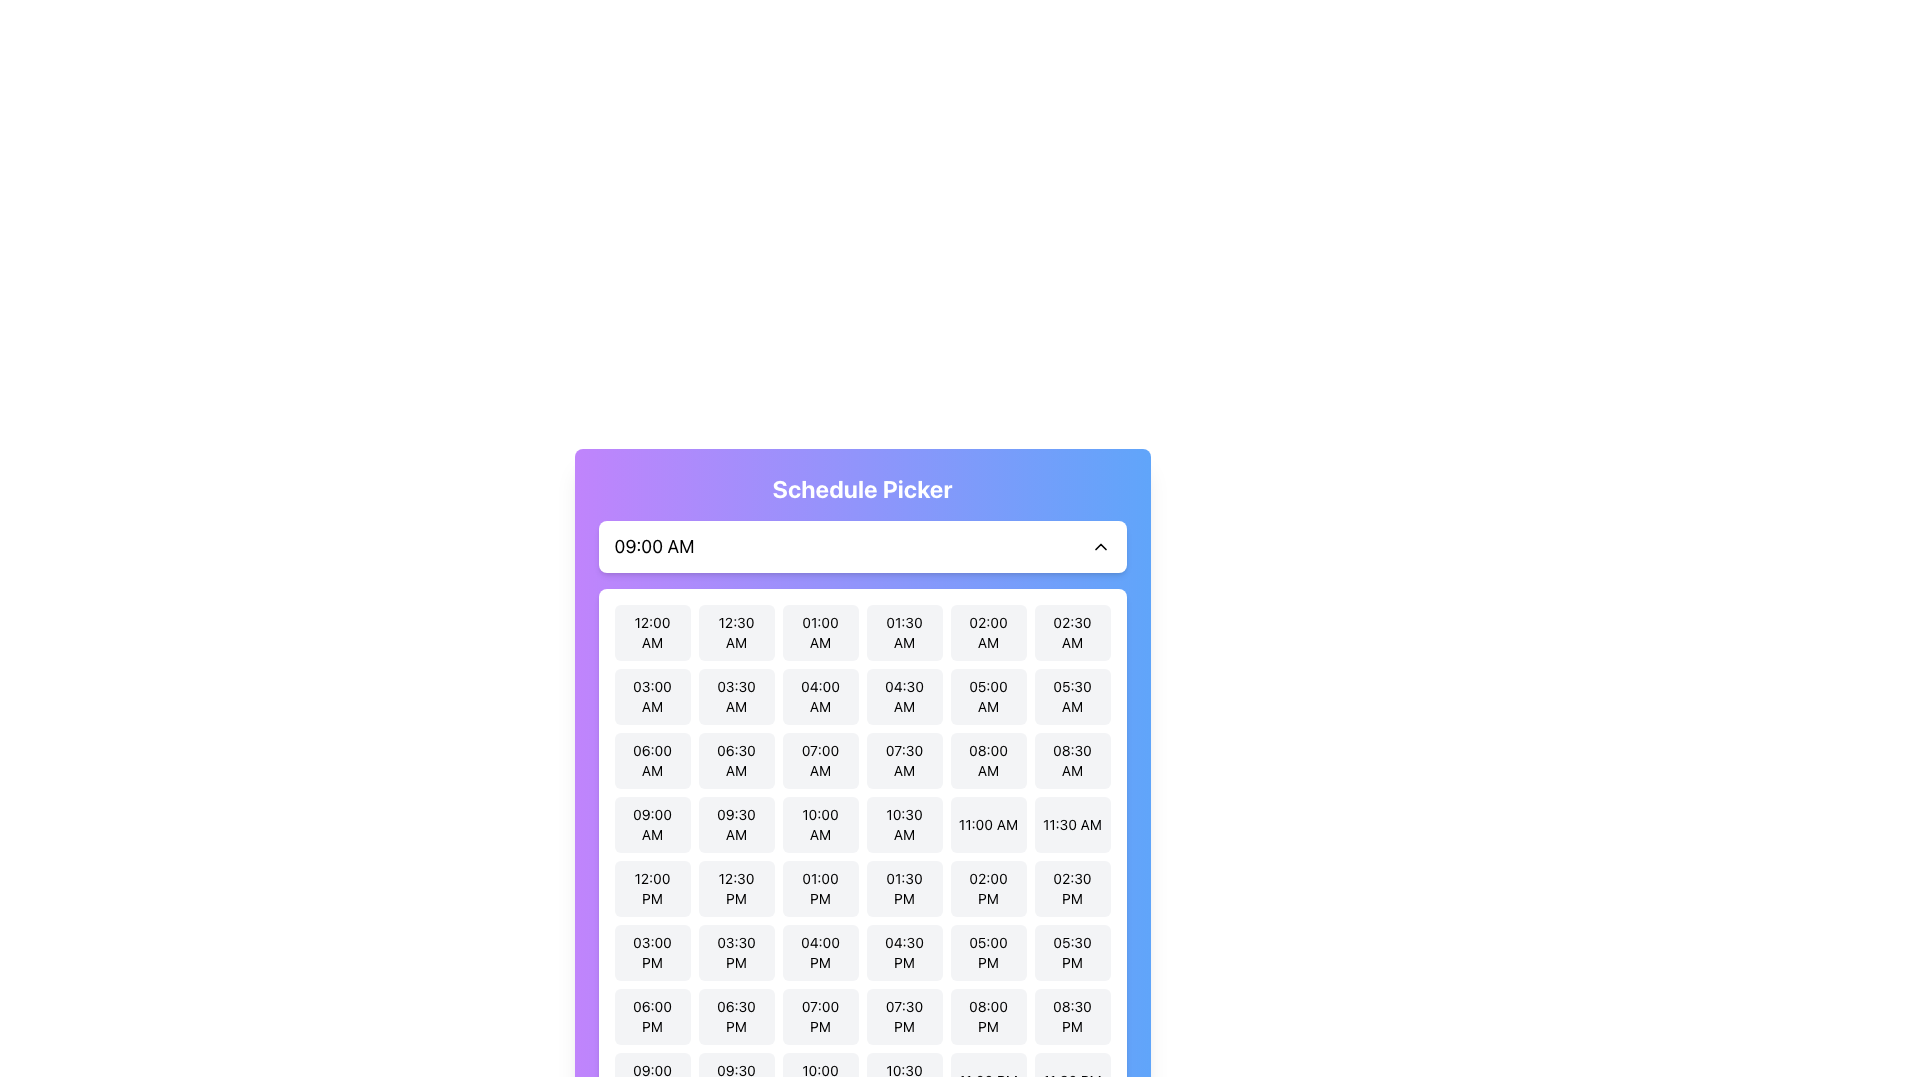 Image resolution: width=1920 pixels, height=1080 pixels. Describe the element at coordinates (988, 951) in the screenshot. I see `the button in the grid layout that selects the time '05:00 PM'` at that location.